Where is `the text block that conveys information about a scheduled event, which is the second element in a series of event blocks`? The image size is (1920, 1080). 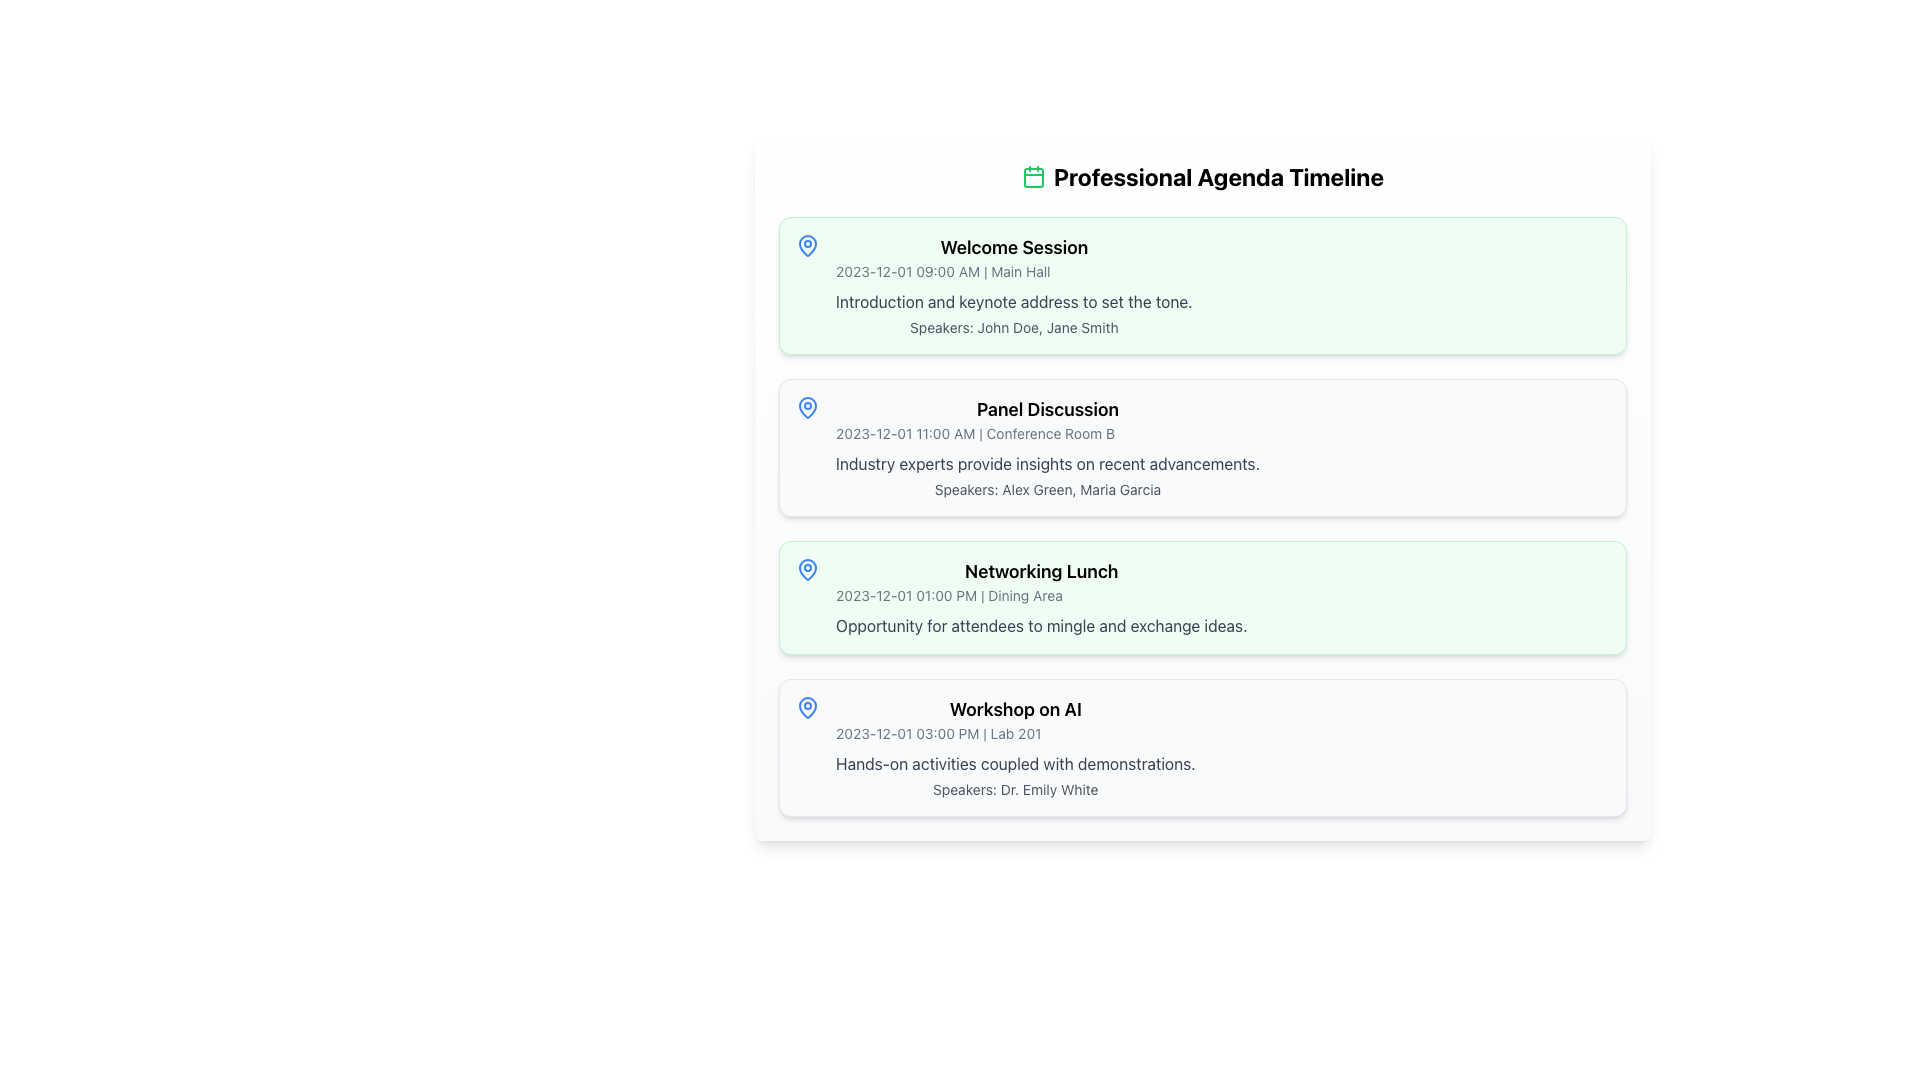 the text block that conveys information about a scheduled event, which is the second element in a series of event blocks is located at coordinates (1046, 446).